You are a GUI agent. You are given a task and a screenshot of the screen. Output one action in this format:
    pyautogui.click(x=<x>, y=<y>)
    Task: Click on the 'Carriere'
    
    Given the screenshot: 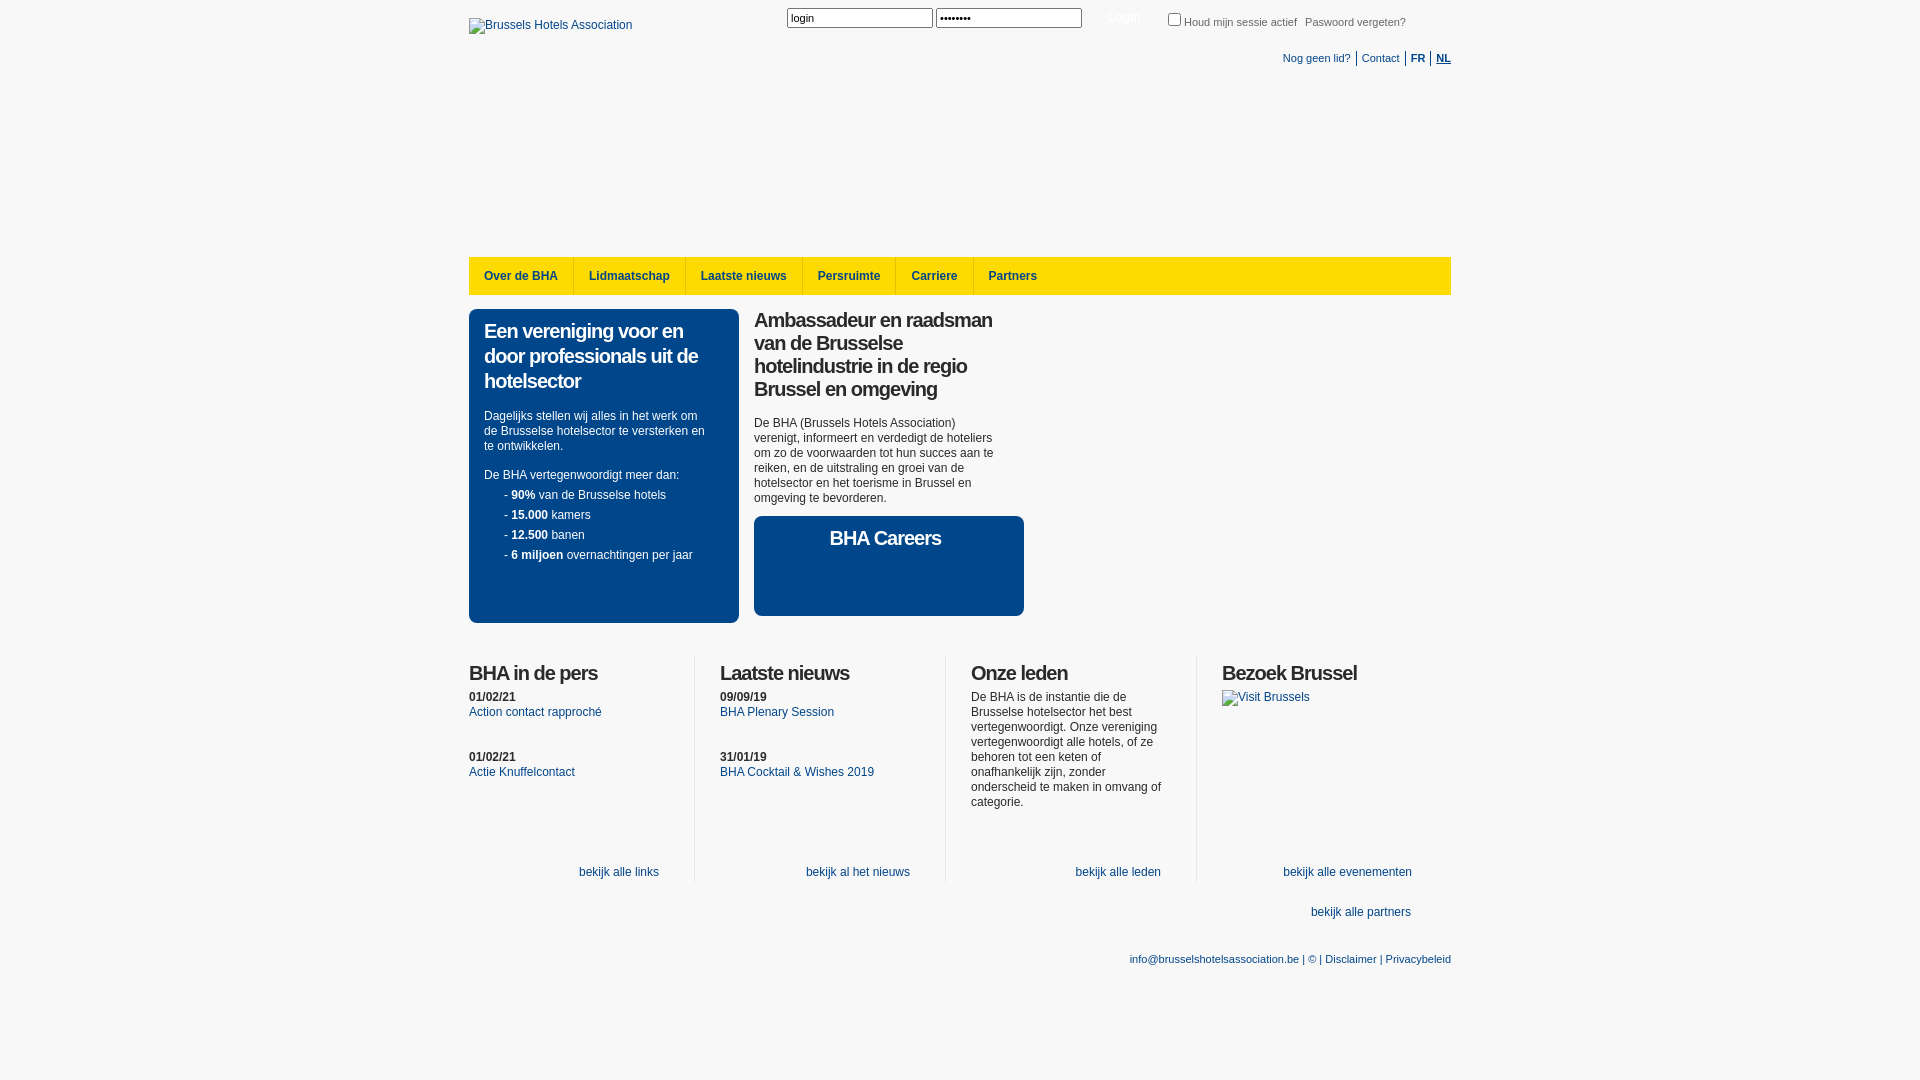 What is the action you would take?
    pyautogui.click(x=932, y=276)
    